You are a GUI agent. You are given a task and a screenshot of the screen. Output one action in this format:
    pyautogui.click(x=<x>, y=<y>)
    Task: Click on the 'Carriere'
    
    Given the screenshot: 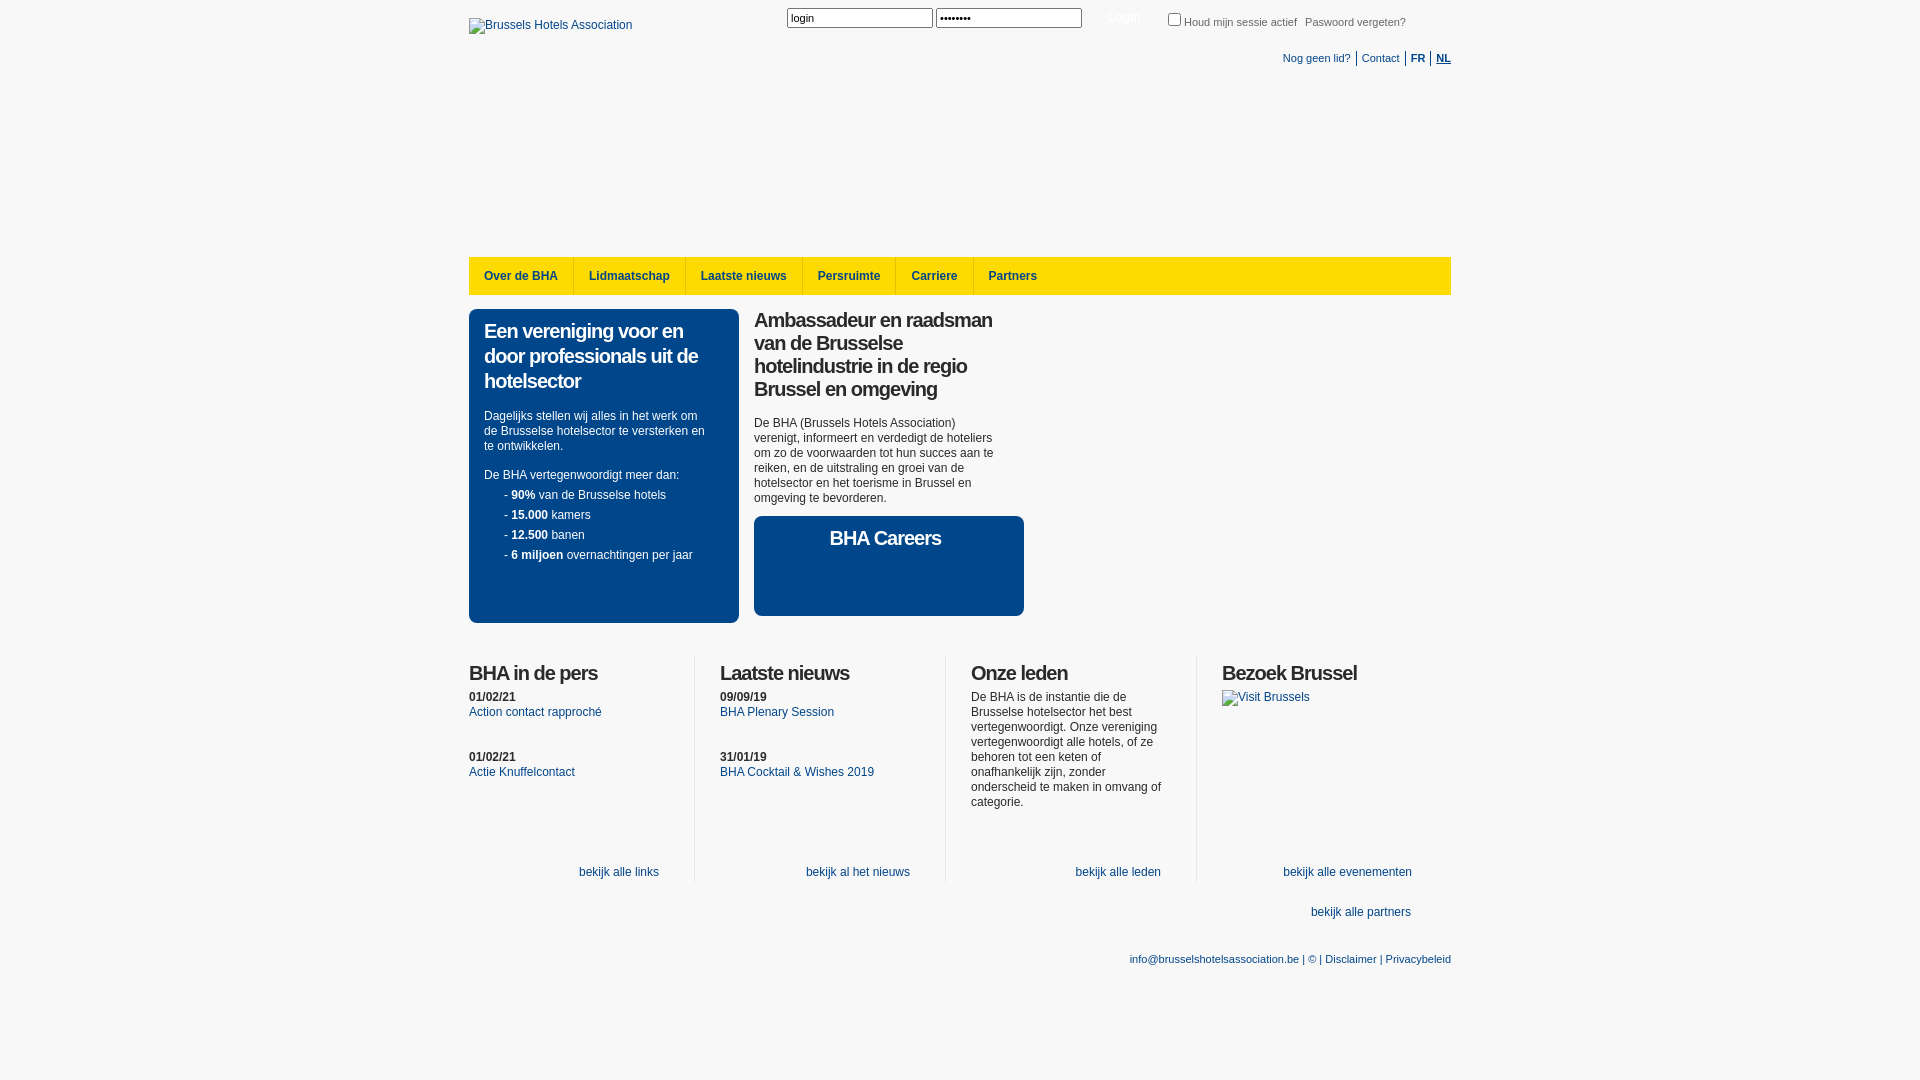 What is the action you would take?
    pyautogui.click(x=932, y=276)
    